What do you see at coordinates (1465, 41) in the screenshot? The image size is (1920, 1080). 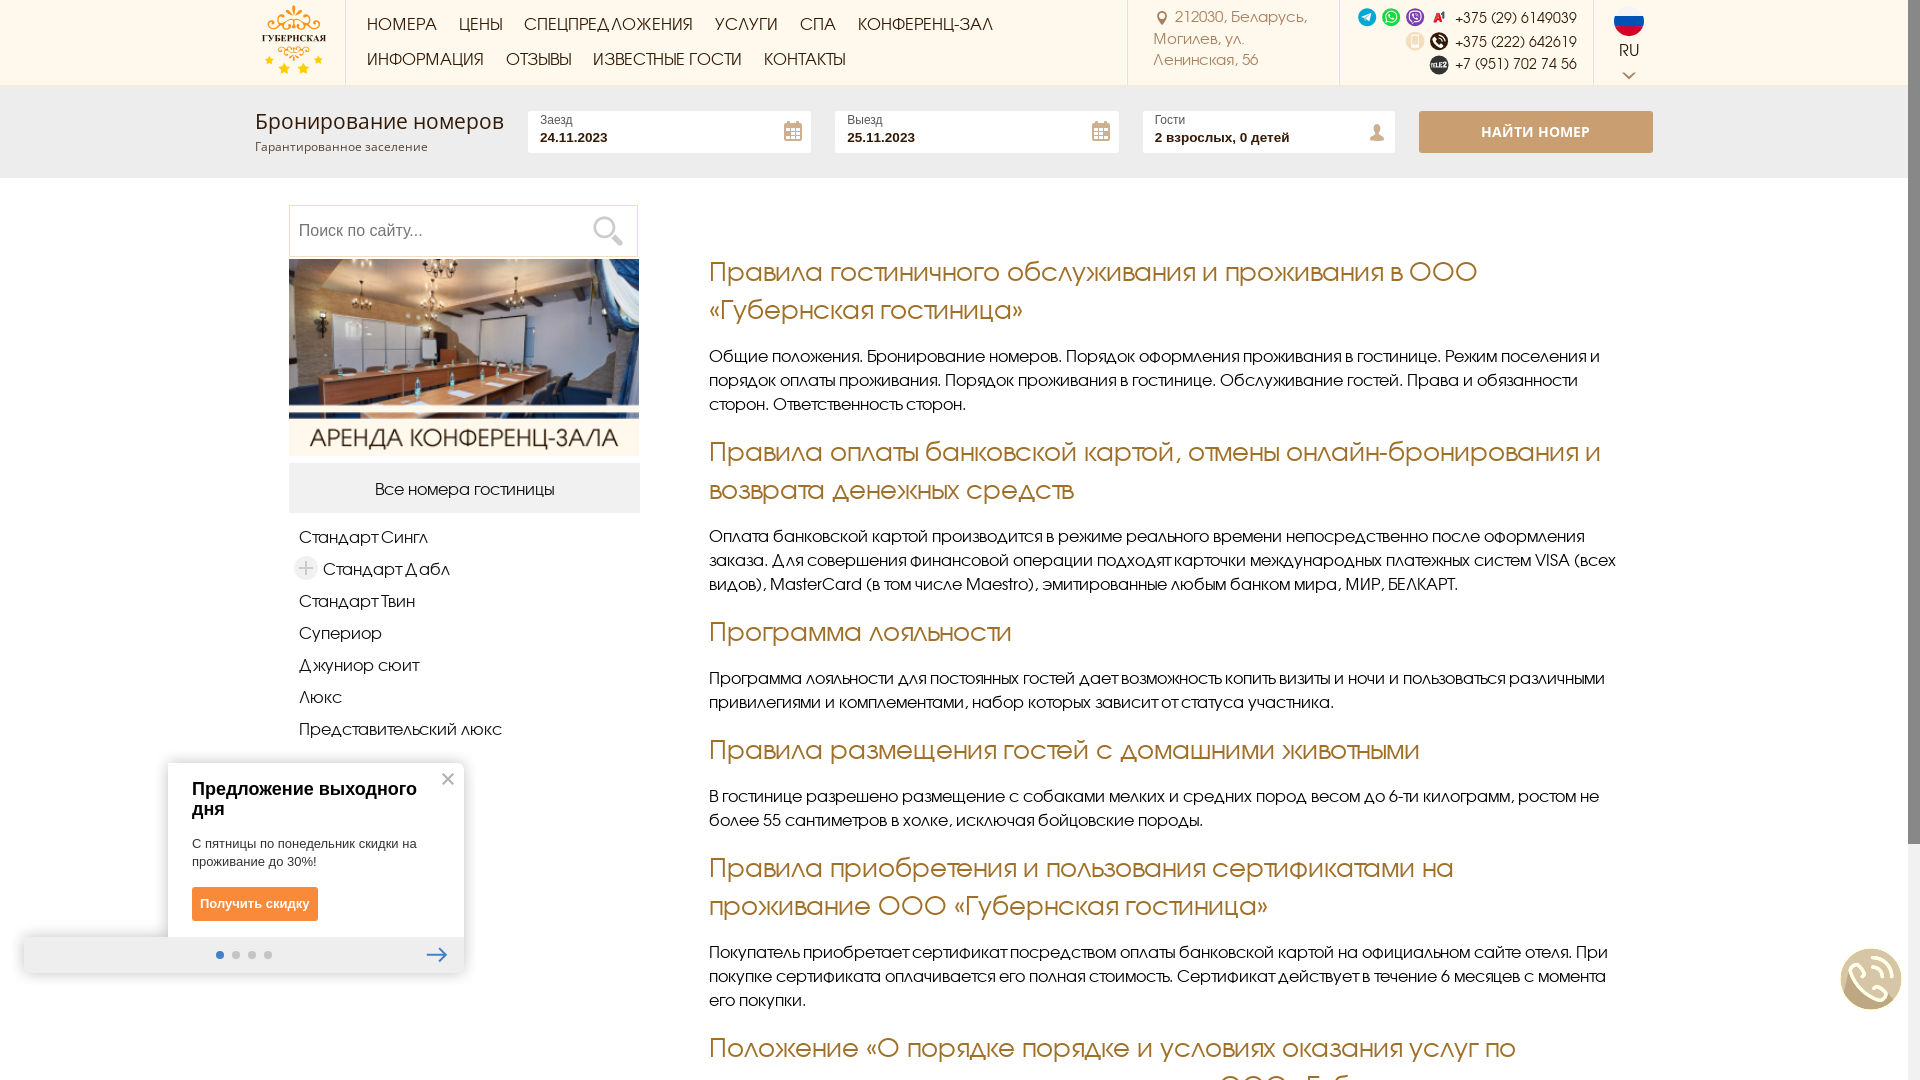 I see `'+375 (222) 642619'` at bounding box center [1465, 41].